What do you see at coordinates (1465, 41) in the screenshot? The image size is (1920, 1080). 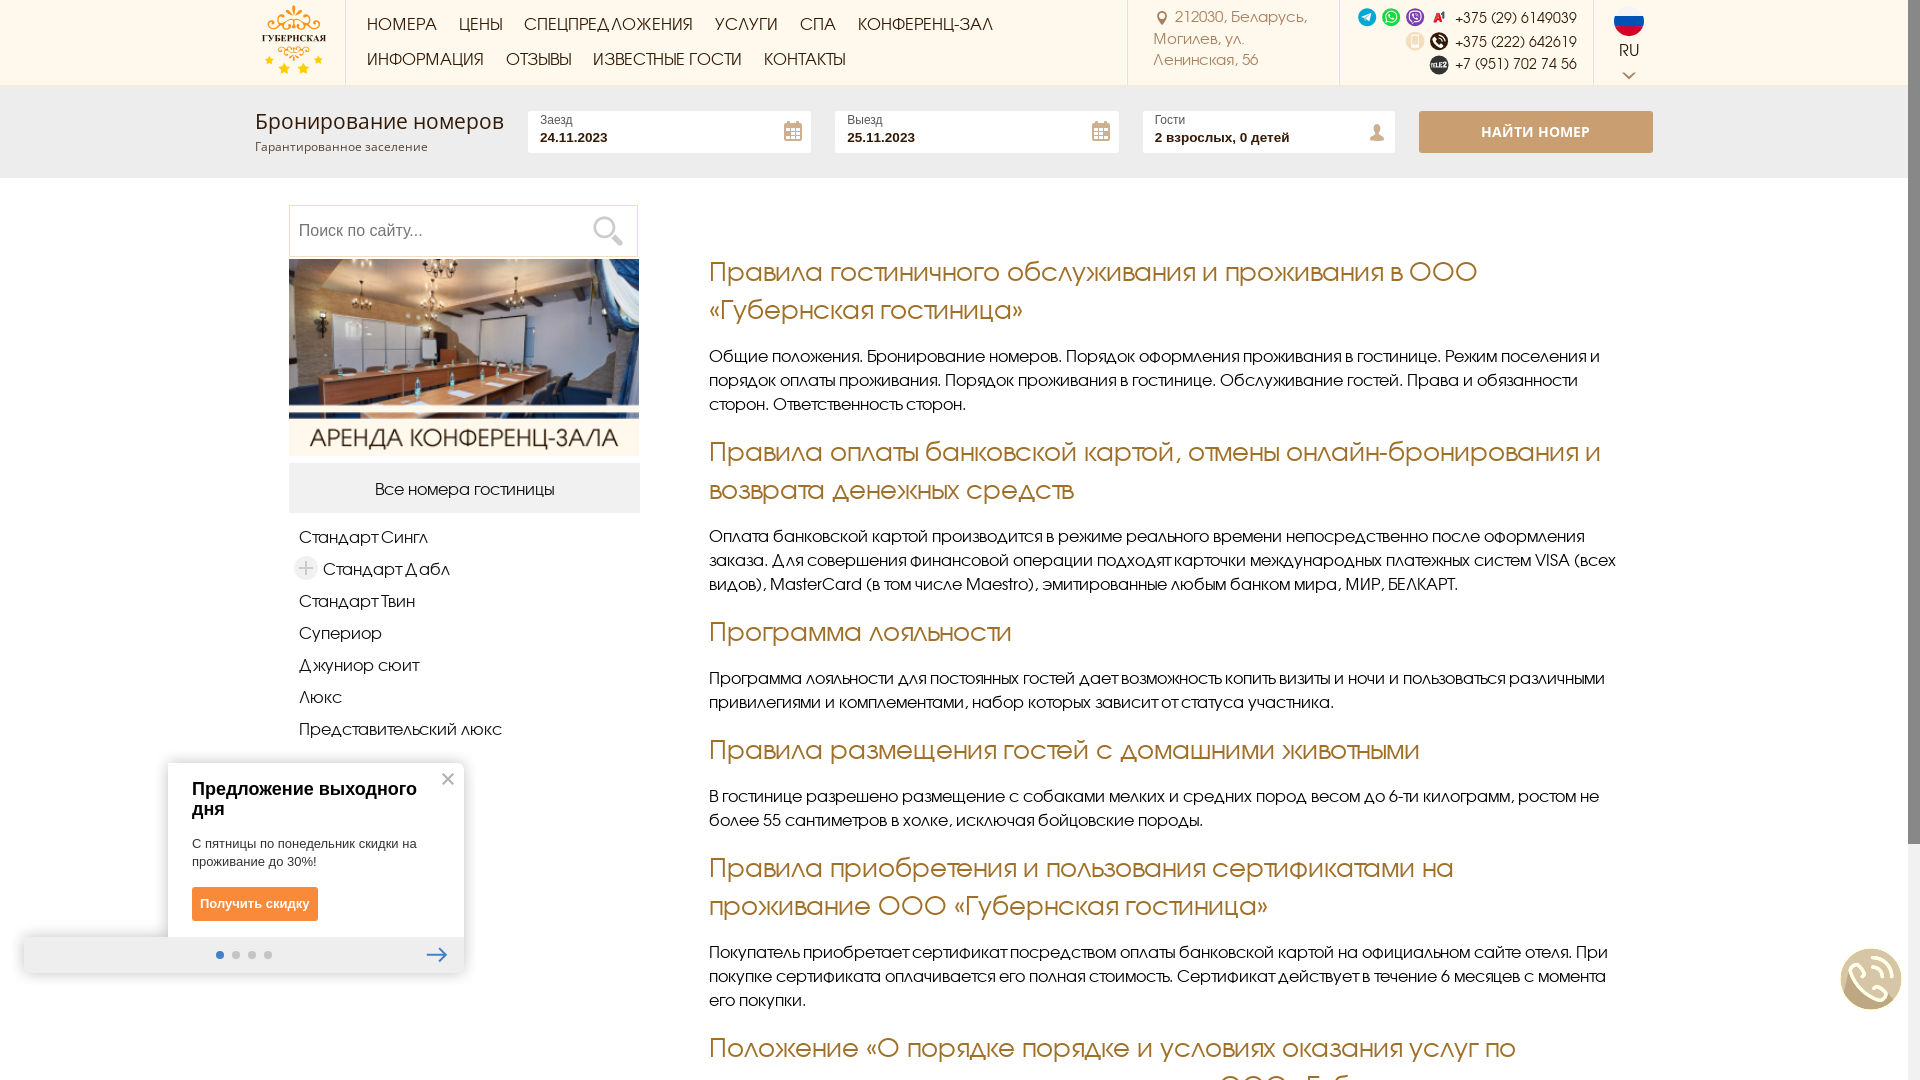 I see `'+375 (222) 642619'` at bounding box center [1465, 41].